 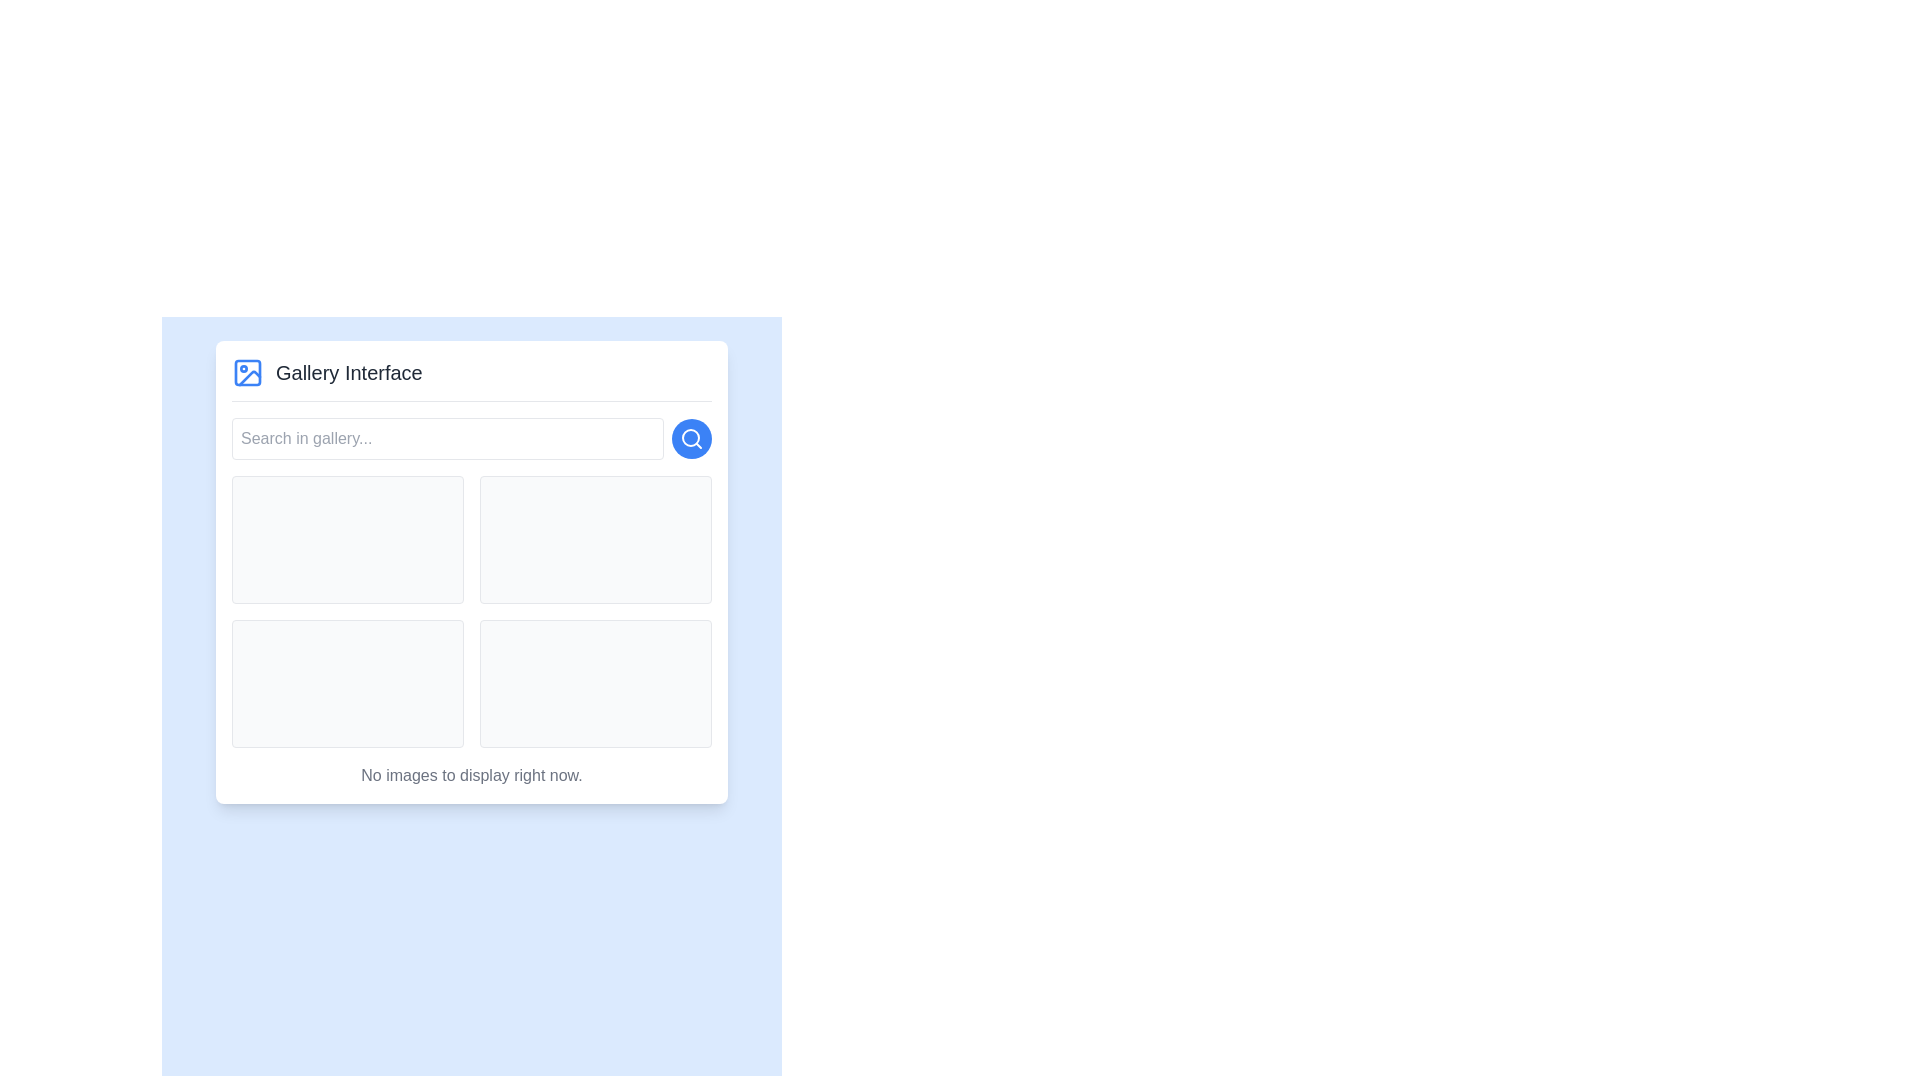 I want to click on the search input field or button located in the Gallery Interface card, positioned directly below the title section, so click(x=470, y=438).